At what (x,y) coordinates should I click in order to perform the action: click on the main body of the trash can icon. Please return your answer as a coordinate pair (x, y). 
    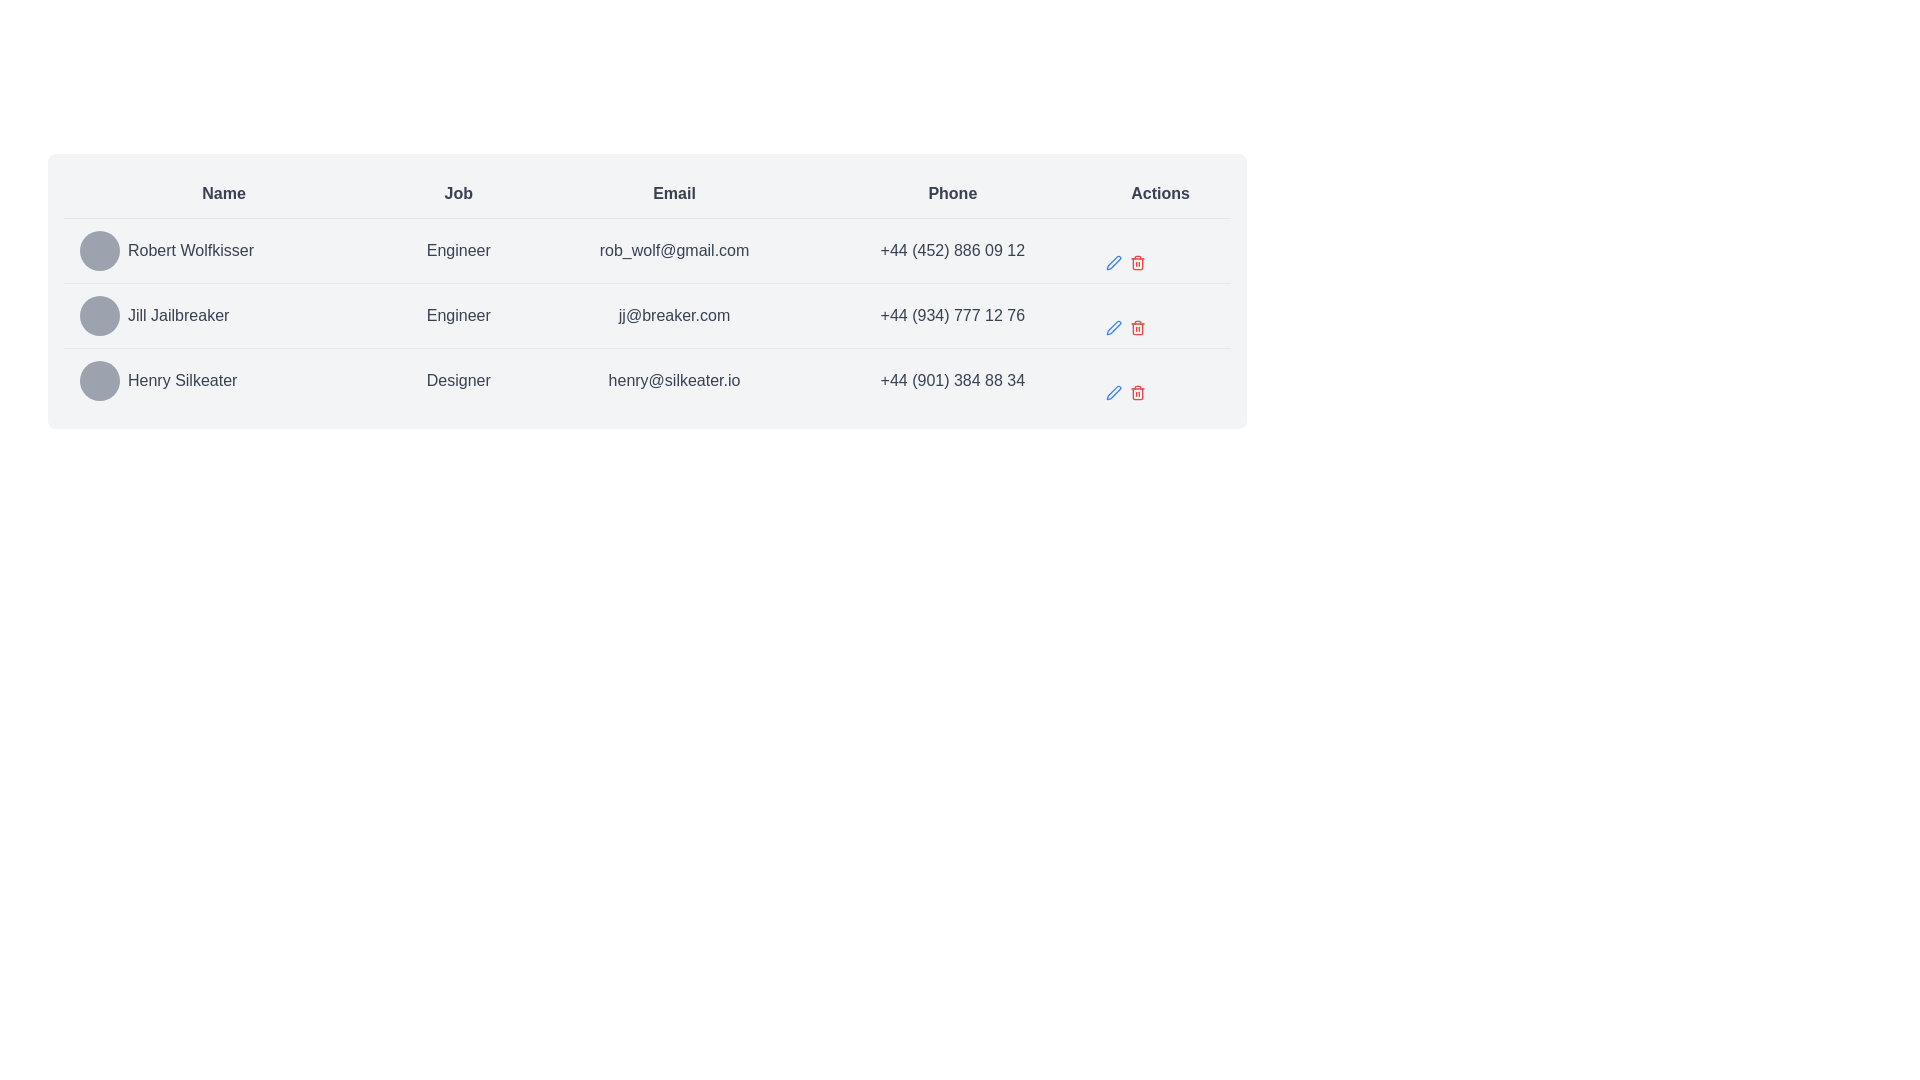
    Looking at the image, I should click on (1137, 394).